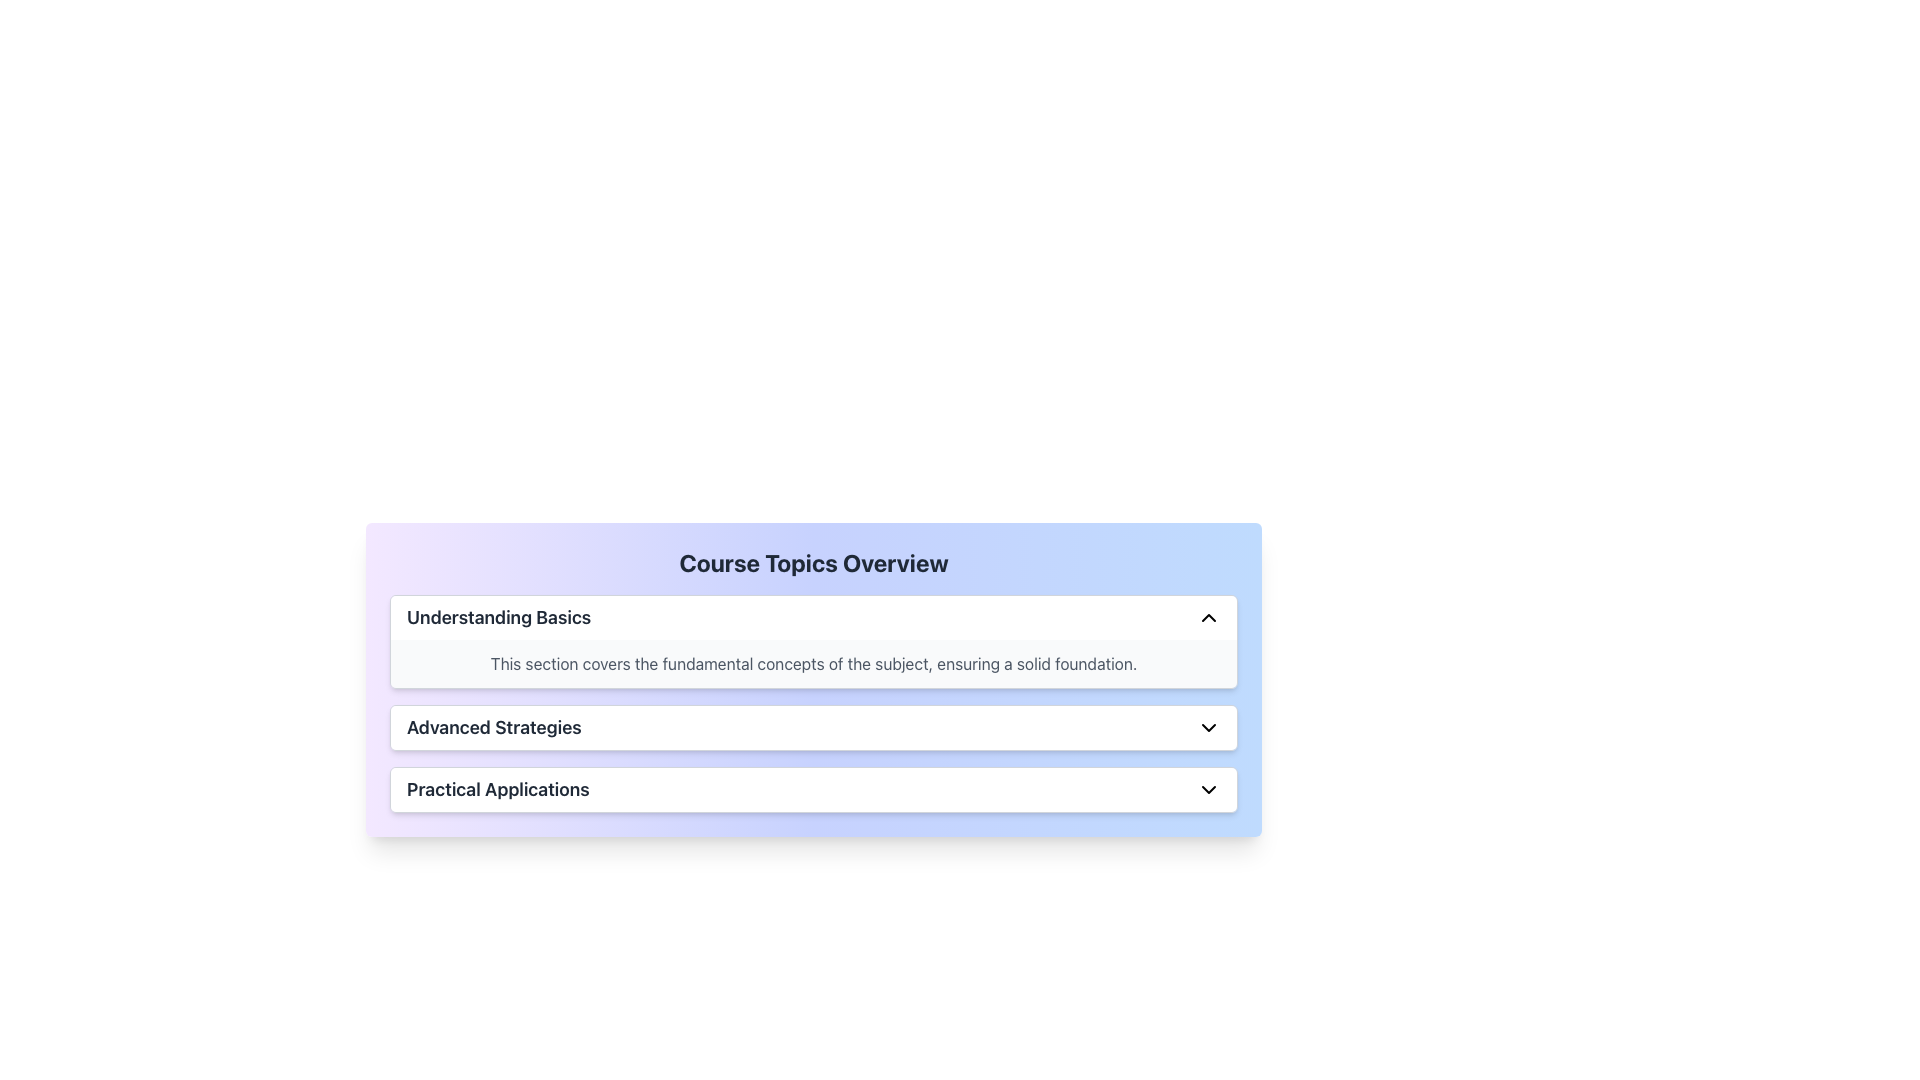 The width and height of the screenshot is (1920, 1080). I want to click on the 'Practical Applications' title in the Collapsible list item, so click(814, 789).